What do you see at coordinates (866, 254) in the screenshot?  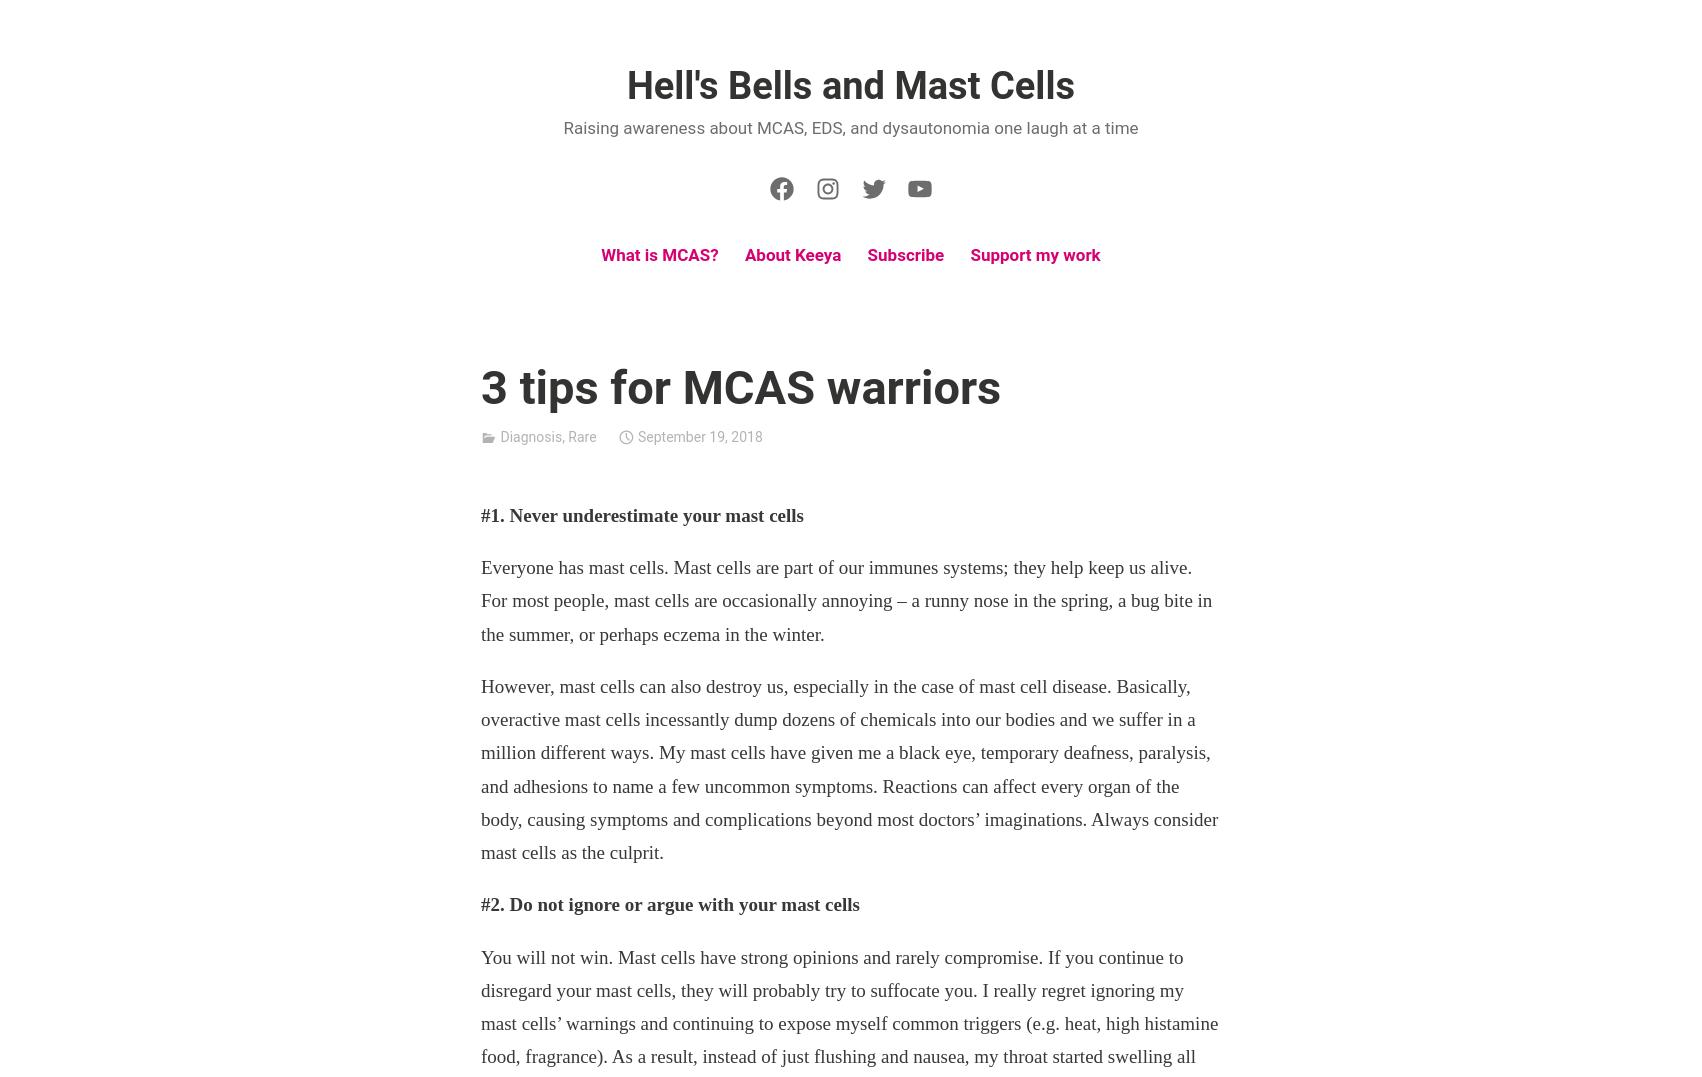 I see `'Subscribe'` at bounding box center [866, 254].